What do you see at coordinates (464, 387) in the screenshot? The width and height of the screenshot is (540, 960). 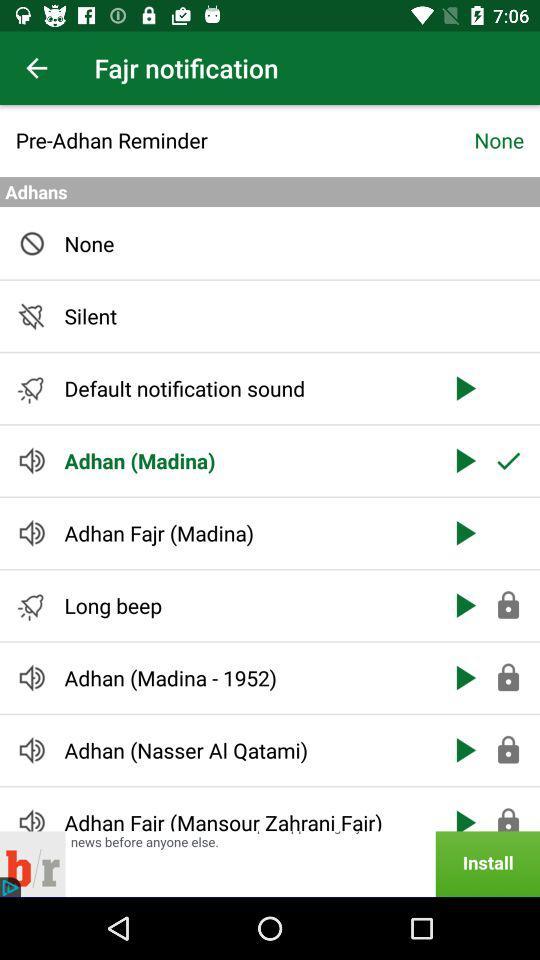 I see `the button which is next to the default notification sound` at bounding box center [464, 387].